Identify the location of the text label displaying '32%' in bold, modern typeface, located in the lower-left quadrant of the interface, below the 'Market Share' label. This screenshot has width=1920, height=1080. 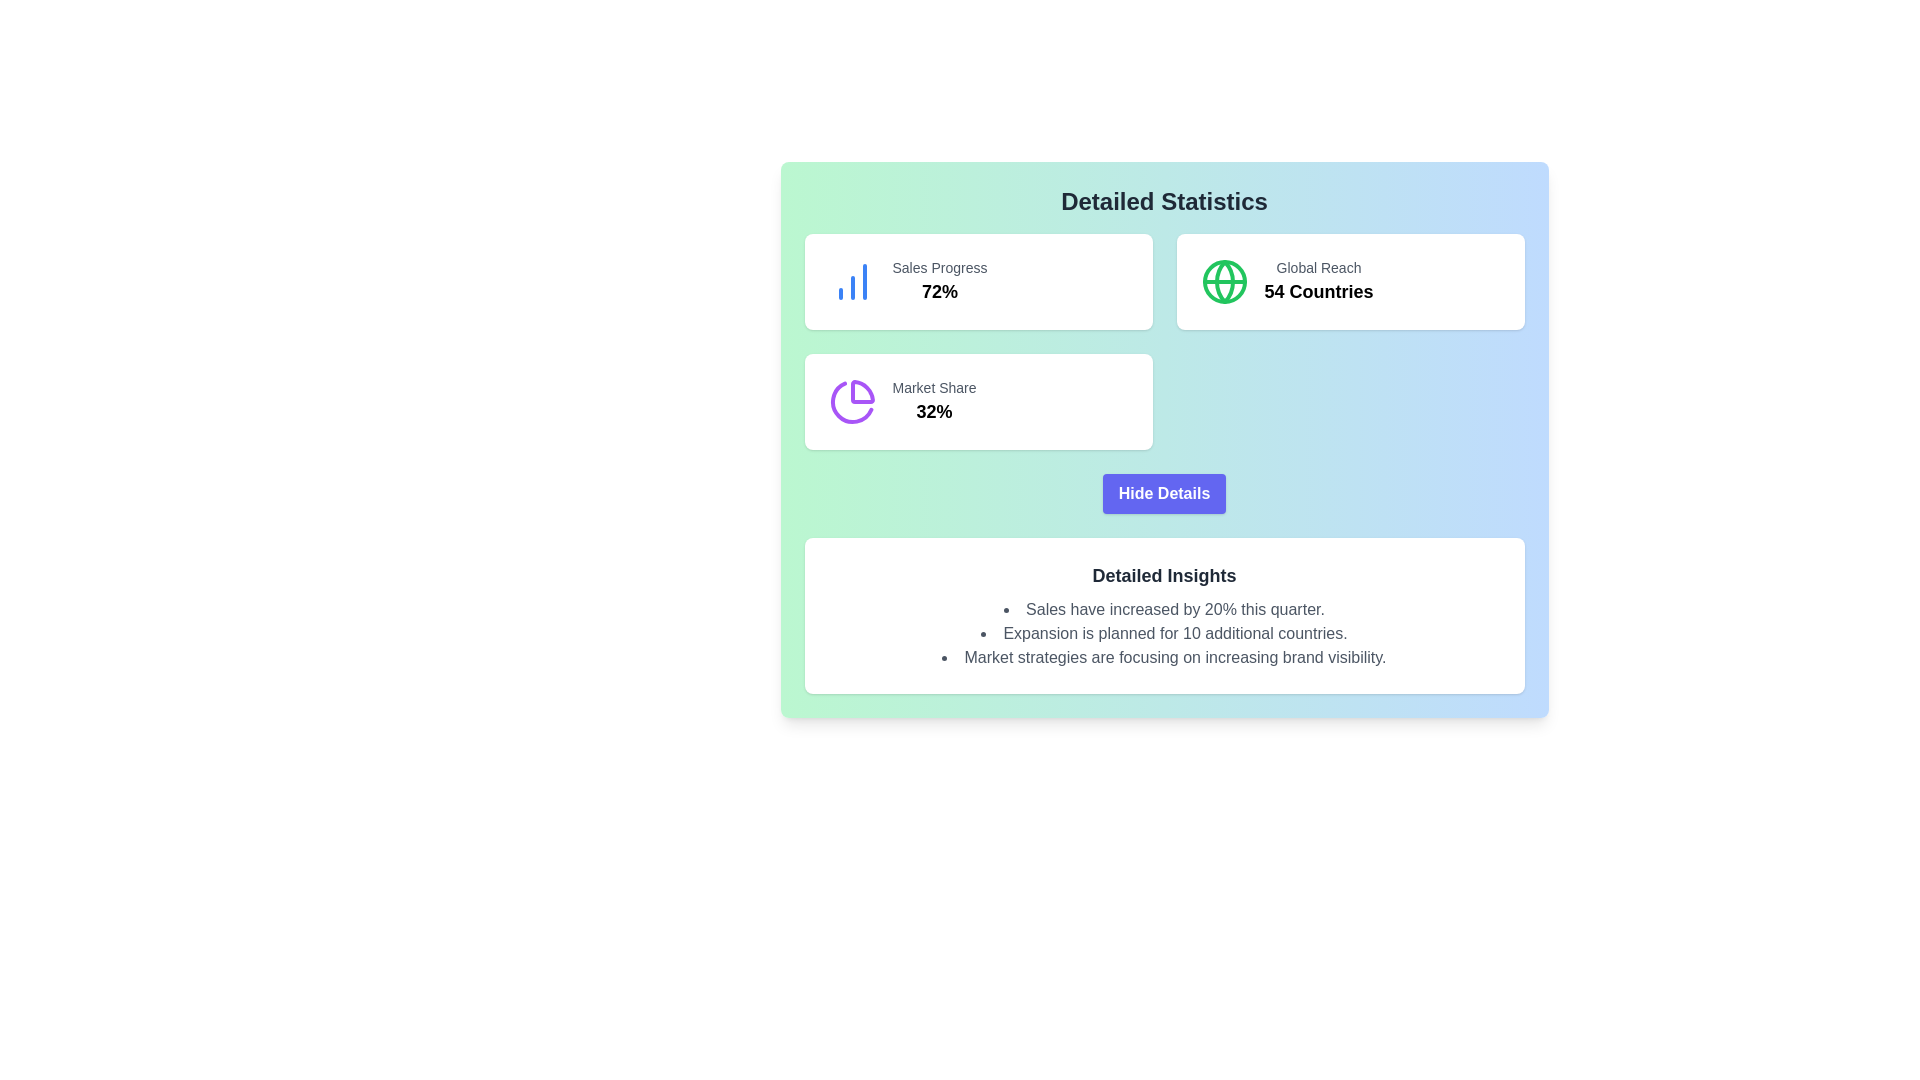
(933, 411).